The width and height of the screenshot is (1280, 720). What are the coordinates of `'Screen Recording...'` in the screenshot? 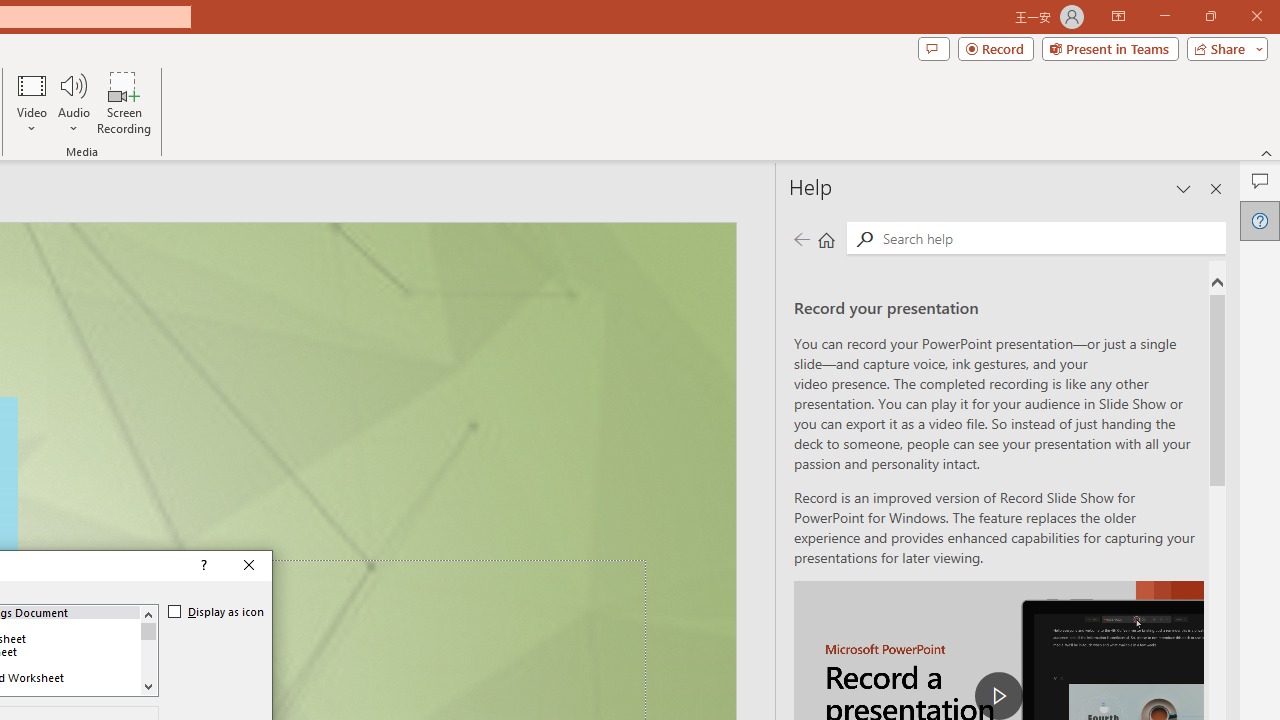 It's located at (123, 103).